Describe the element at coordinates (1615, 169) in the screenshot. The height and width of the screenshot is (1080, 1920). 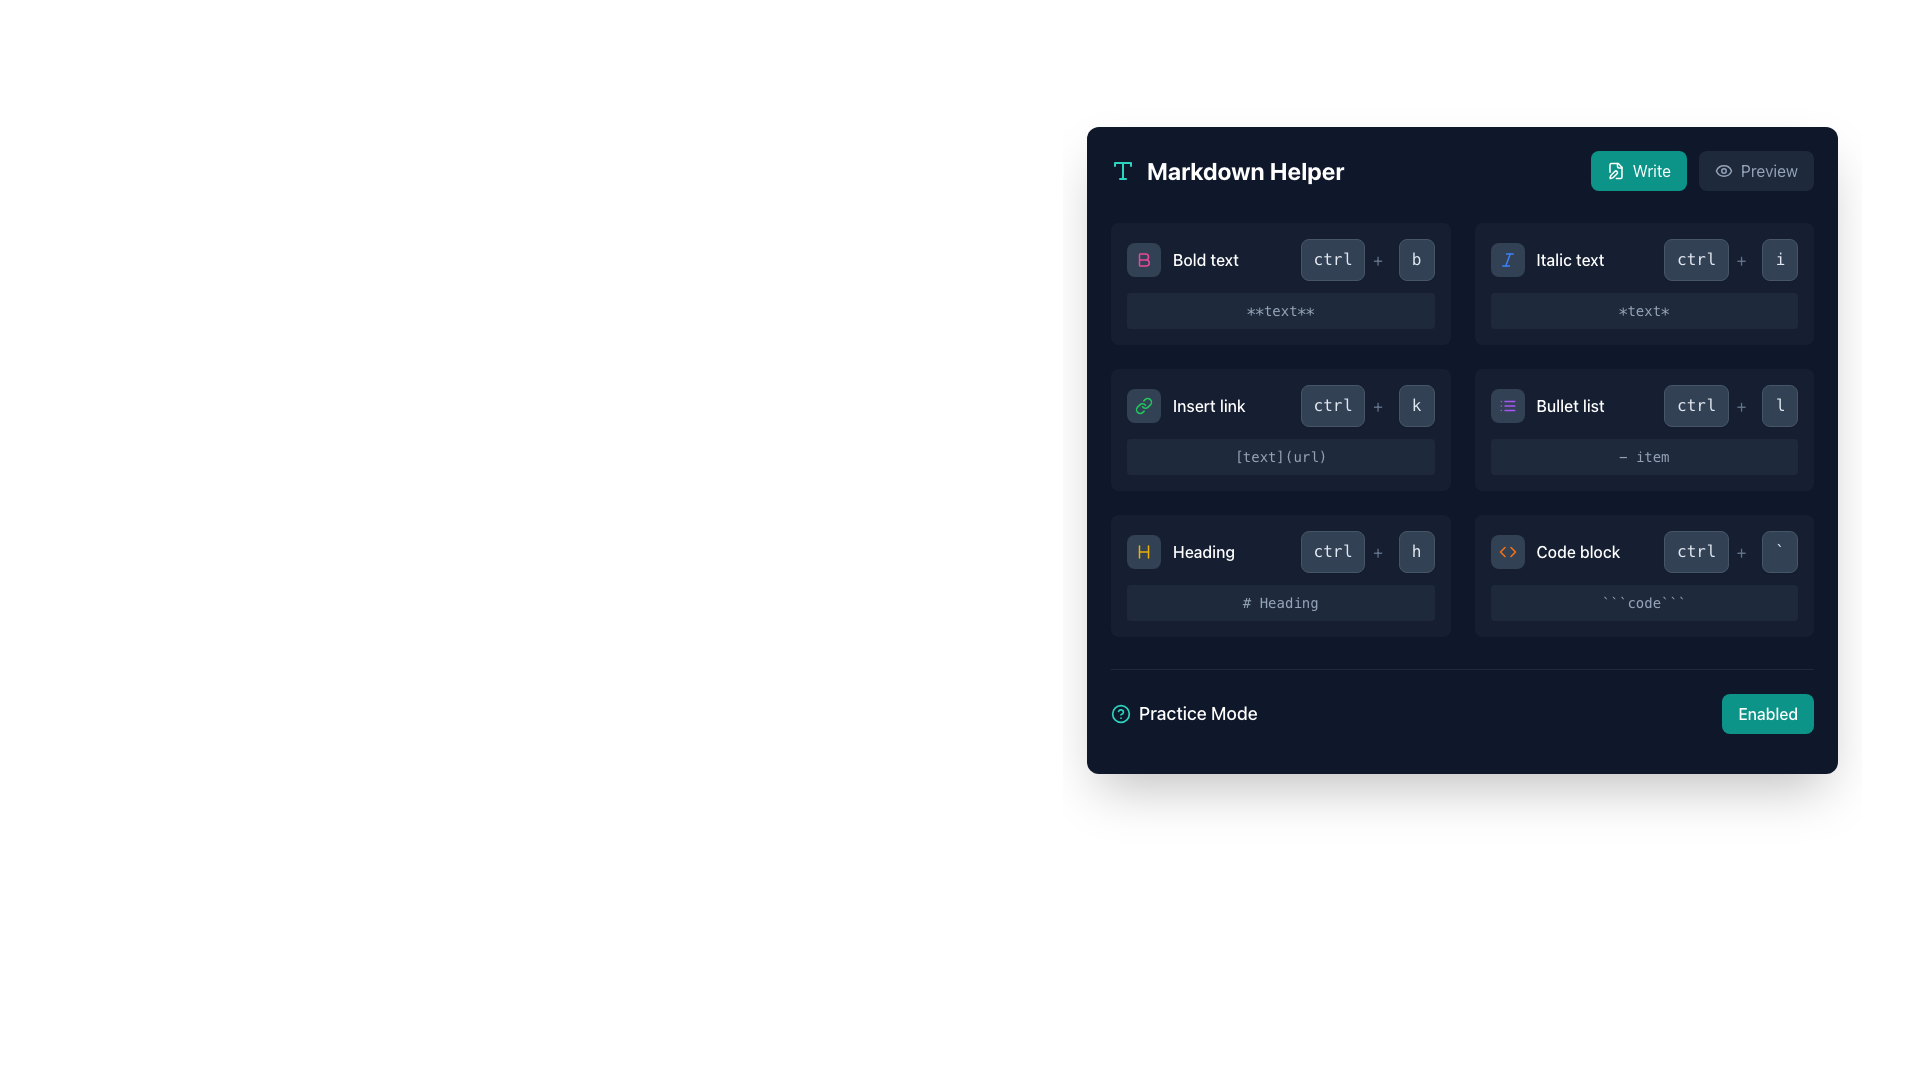
I see `the editing icon resembling a file with a pen on it located in the top-right corner of the 'Markdown Helper' interface` at that location.